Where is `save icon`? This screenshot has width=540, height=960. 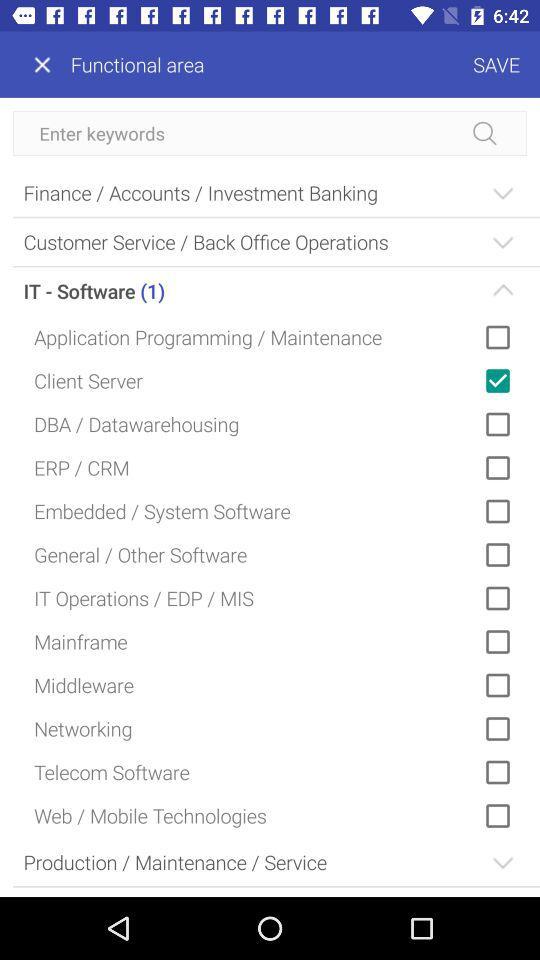
save icon is located at coordinates (372, 64).